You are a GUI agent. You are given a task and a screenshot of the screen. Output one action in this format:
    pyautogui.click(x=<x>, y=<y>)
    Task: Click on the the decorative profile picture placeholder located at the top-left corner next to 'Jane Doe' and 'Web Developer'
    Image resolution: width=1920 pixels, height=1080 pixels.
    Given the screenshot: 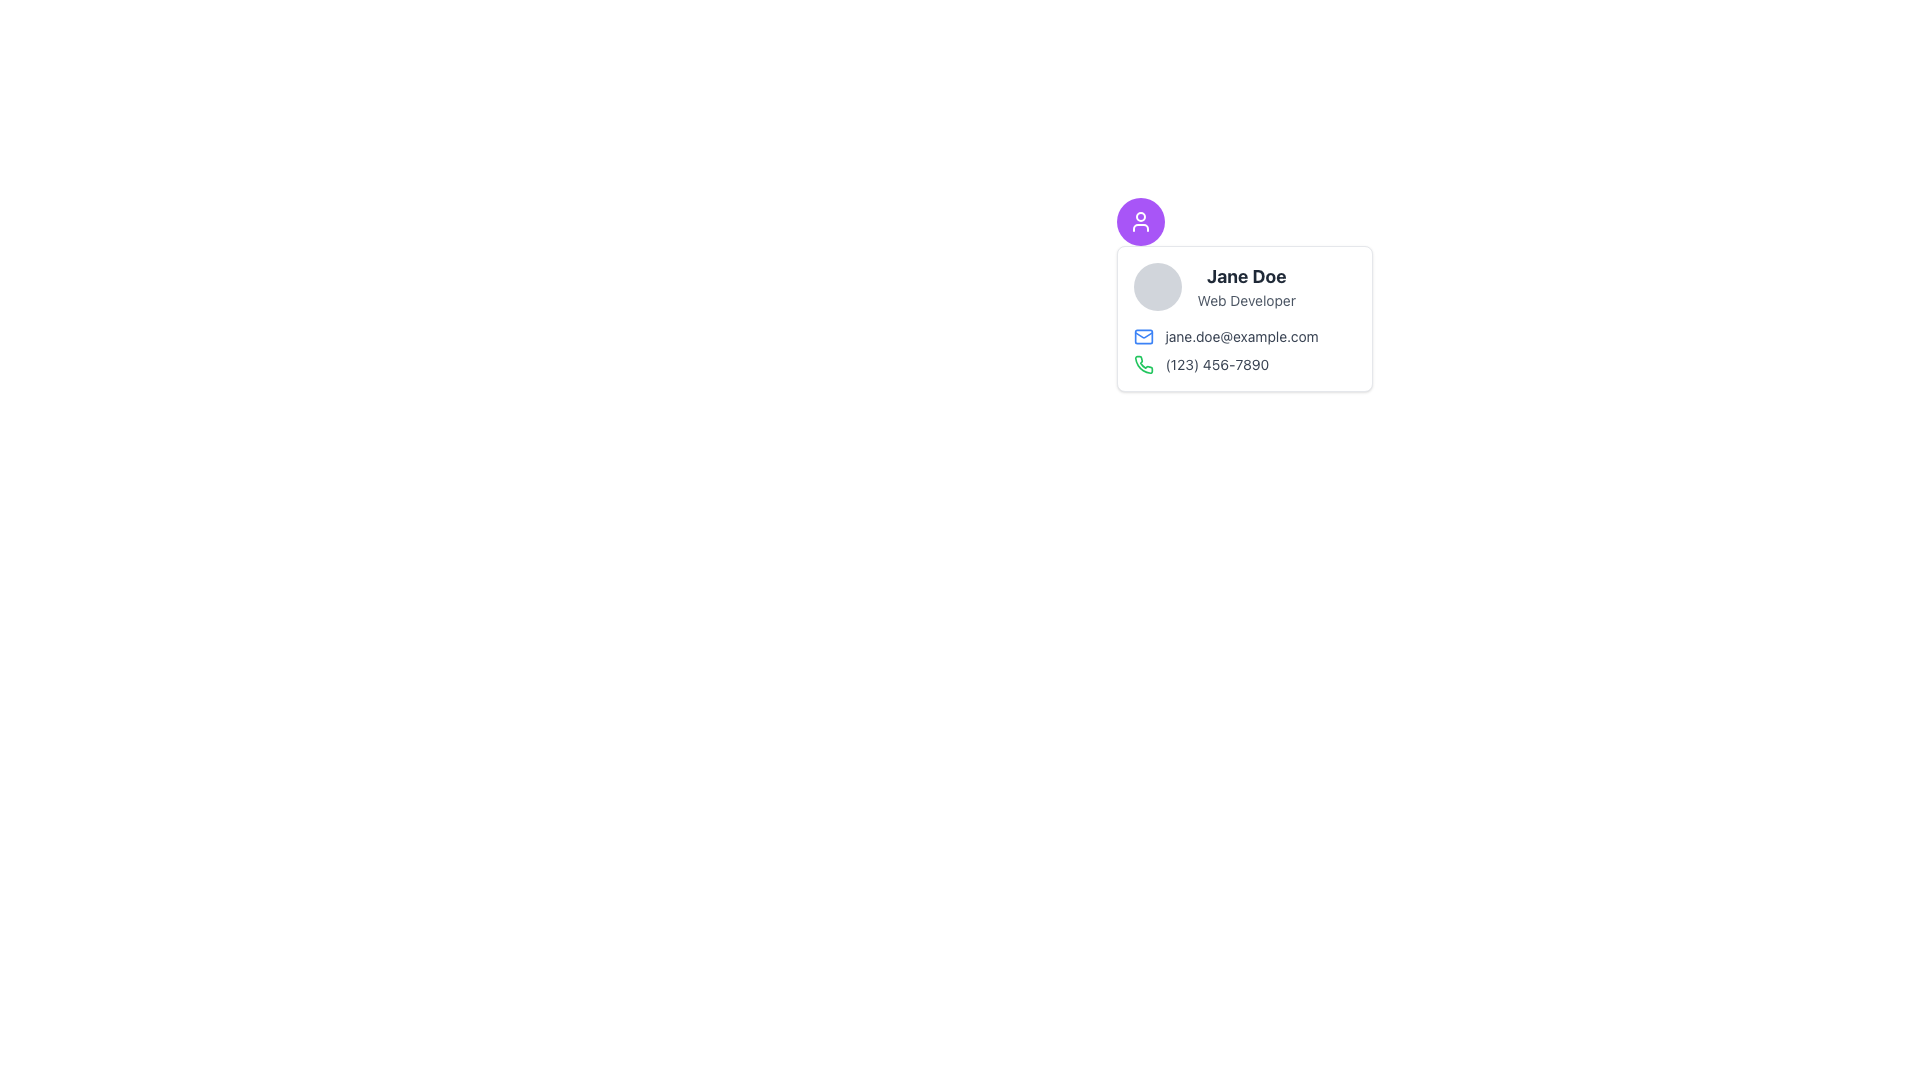 What is the action you would take?
    pyautogui.click(x=1157, y=286)
    